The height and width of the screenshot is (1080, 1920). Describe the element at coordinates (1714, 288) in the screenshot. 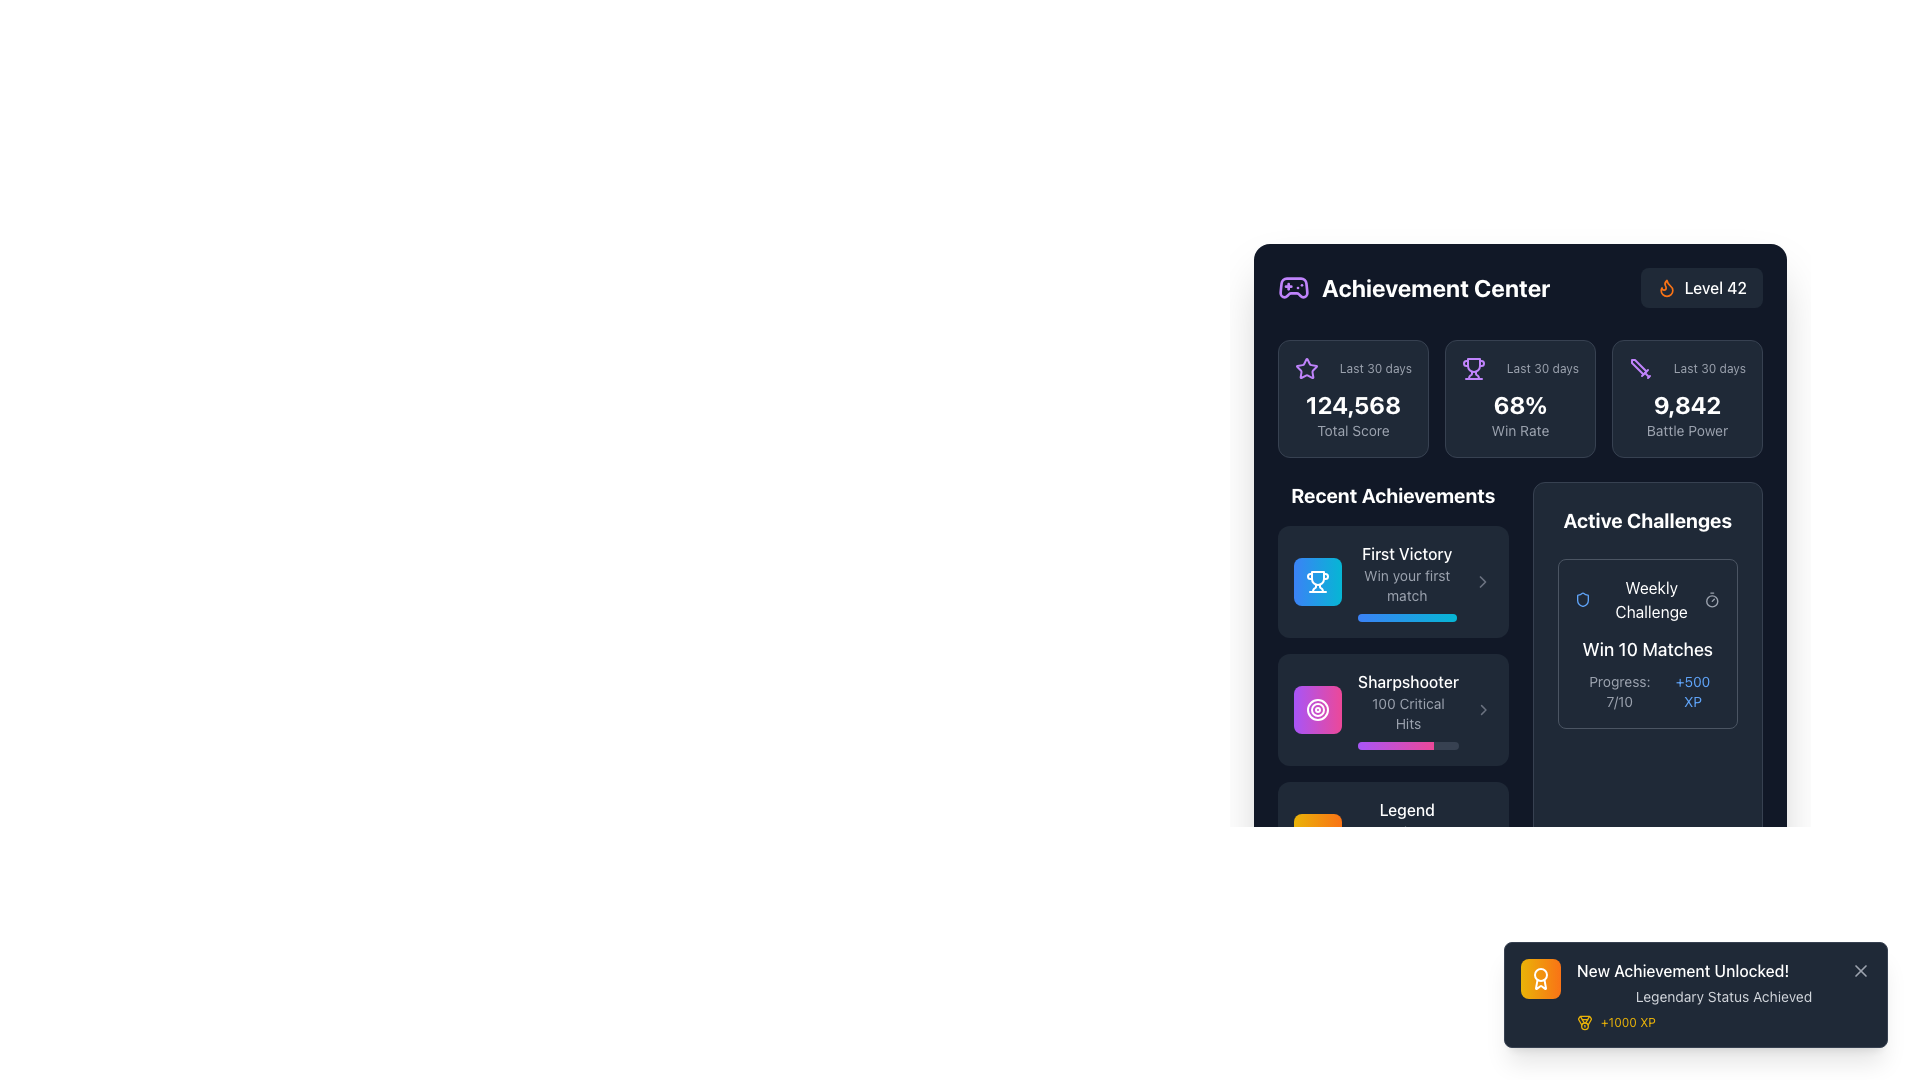

I see `text label indicating the user's current level, which shows 'Level 42' located in the upper right section of a small rectangular dark area with rounded corners` at that location.